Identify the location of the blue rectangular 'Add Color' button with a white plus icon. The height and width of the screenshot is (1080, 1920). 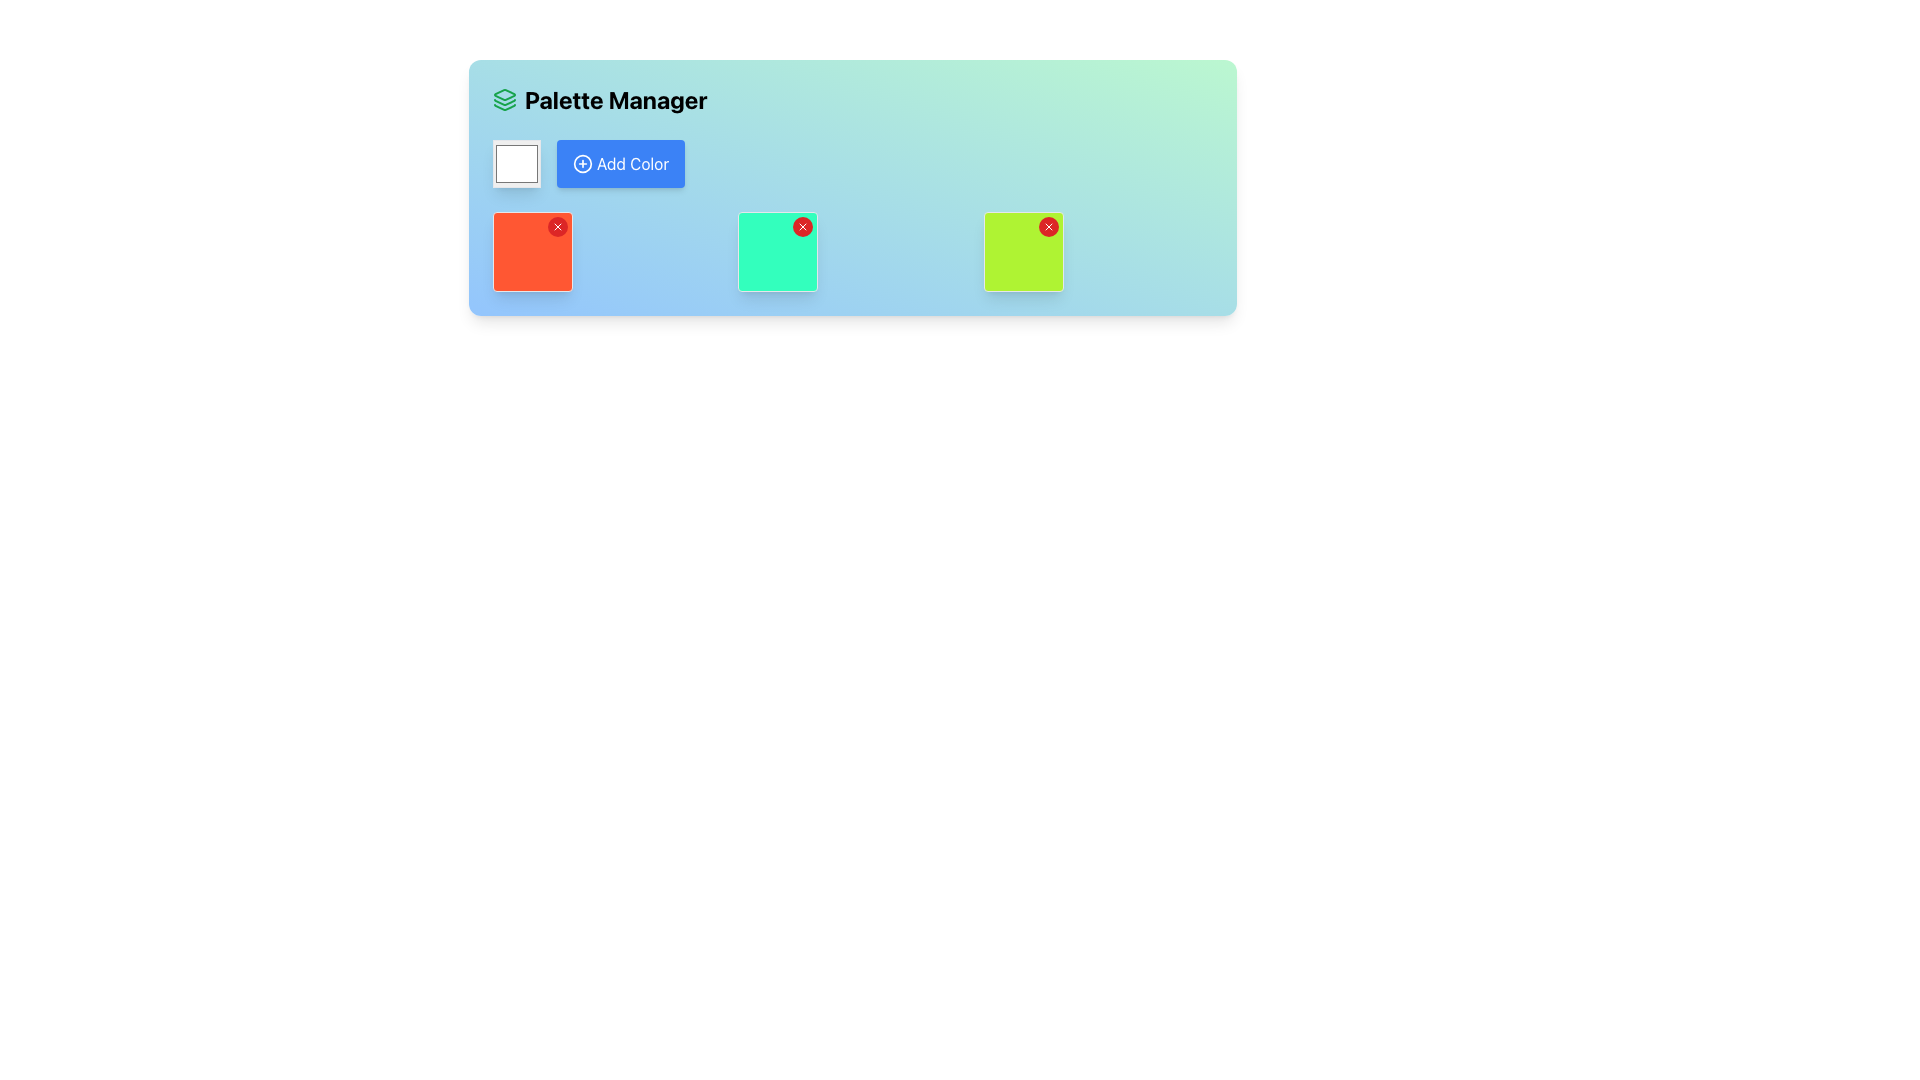
(620, 163).